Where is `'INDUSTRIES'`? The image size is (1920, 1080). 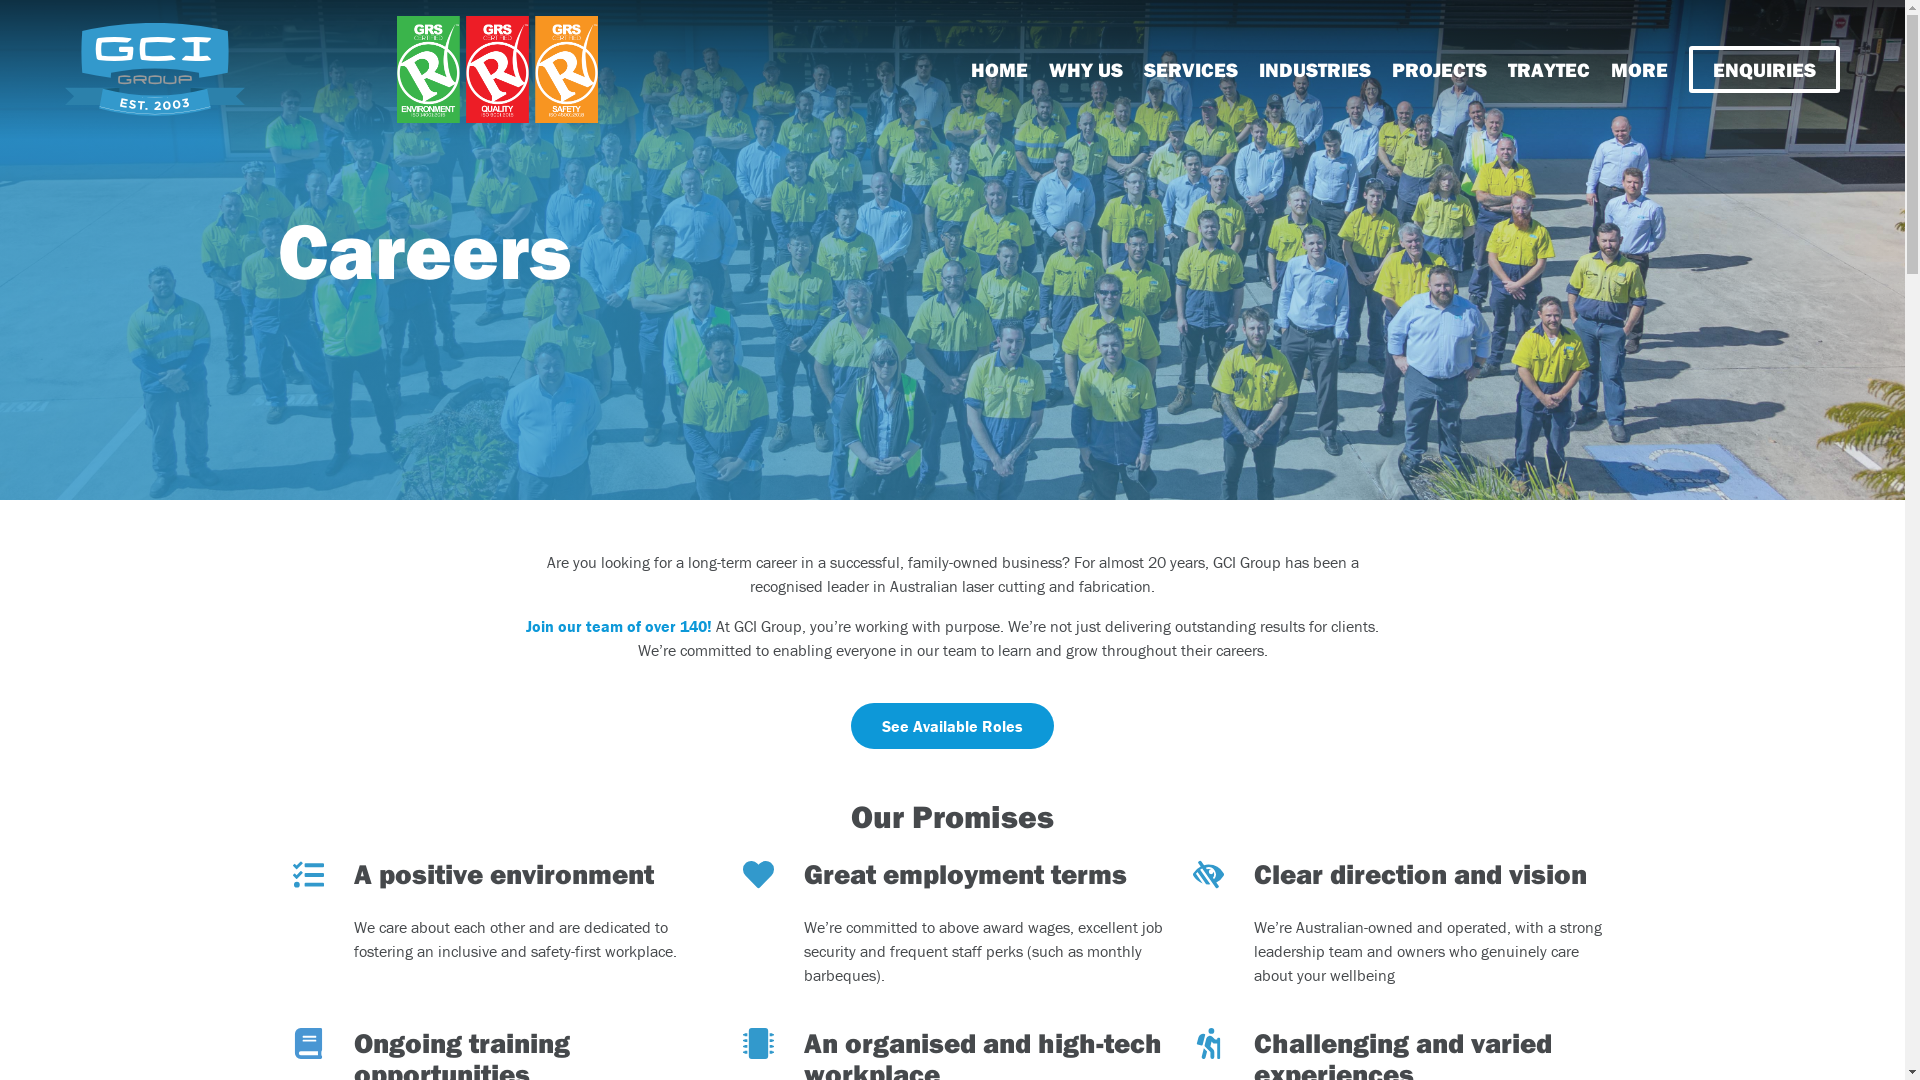 'INDUSTRIES' is located at coordinates (1315, 68).